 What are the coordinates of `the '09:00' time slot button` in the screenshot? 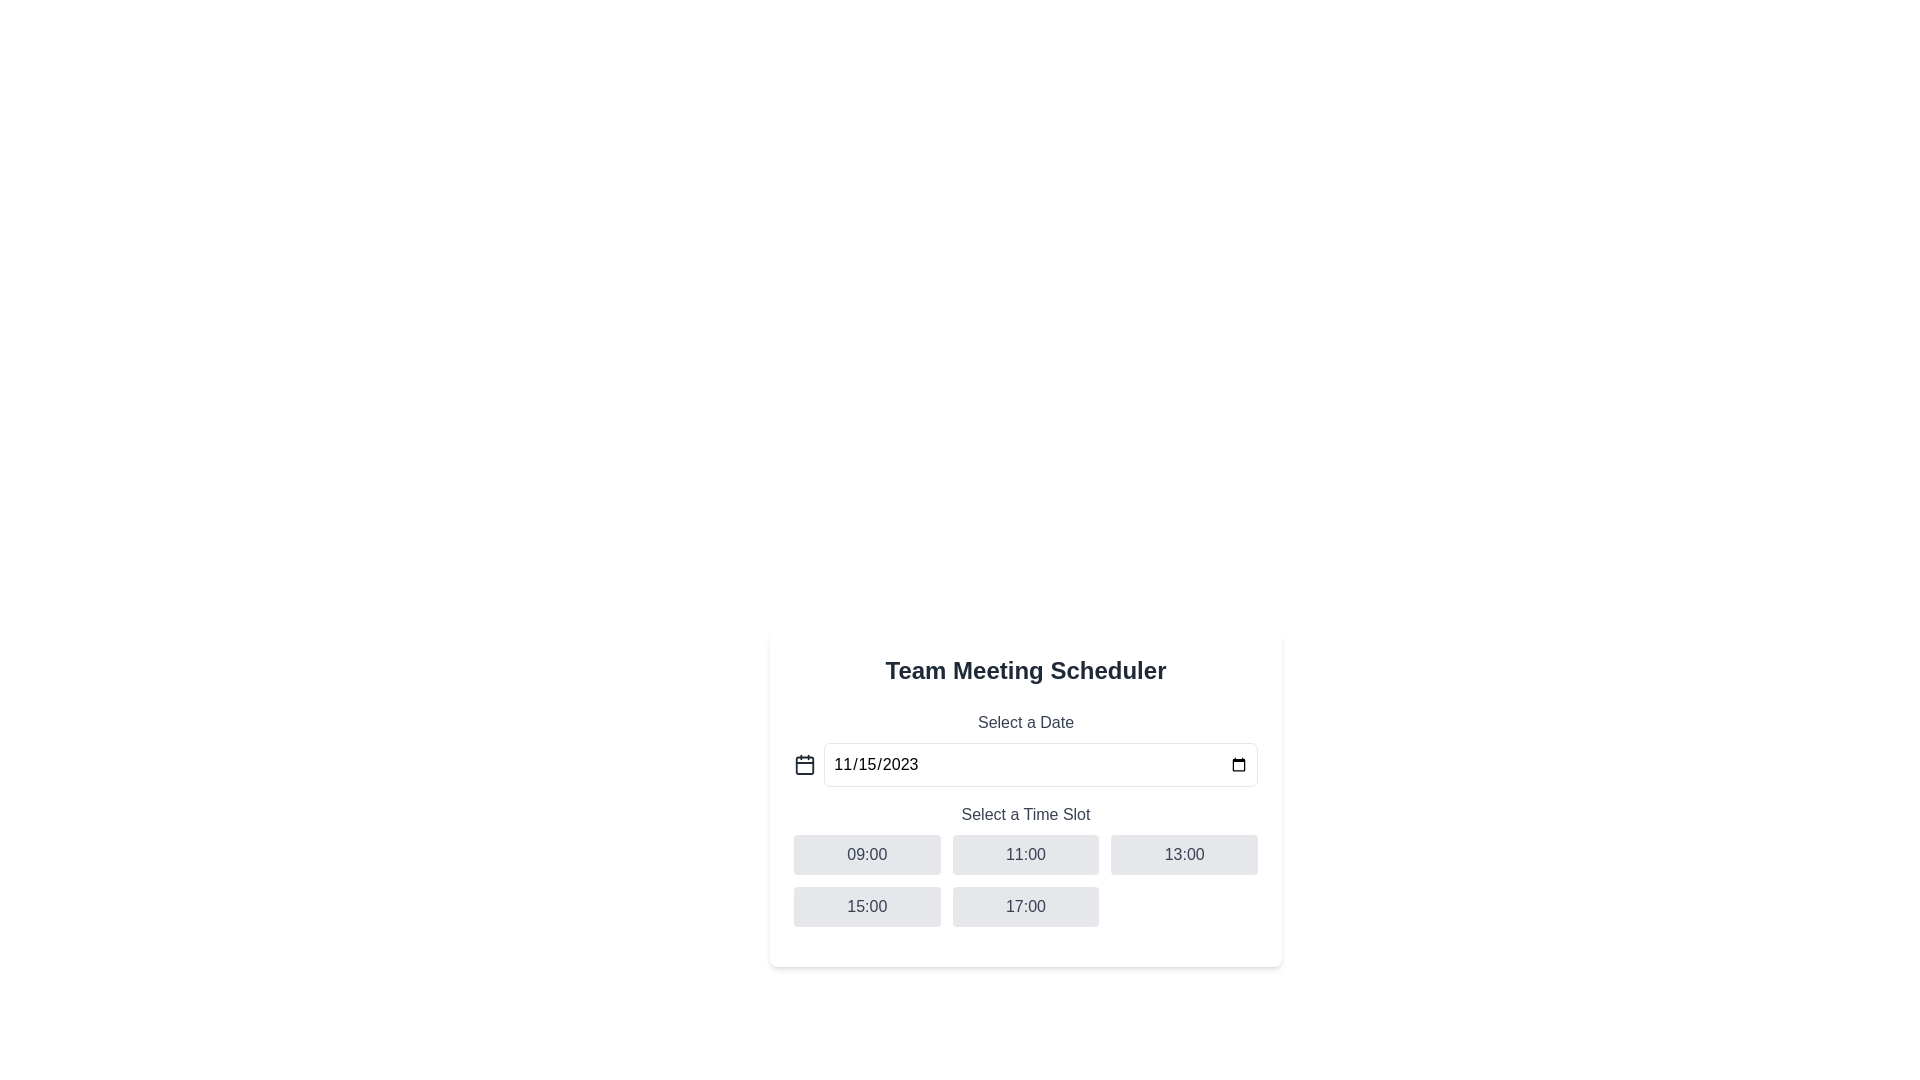 It's located at (867, 855).